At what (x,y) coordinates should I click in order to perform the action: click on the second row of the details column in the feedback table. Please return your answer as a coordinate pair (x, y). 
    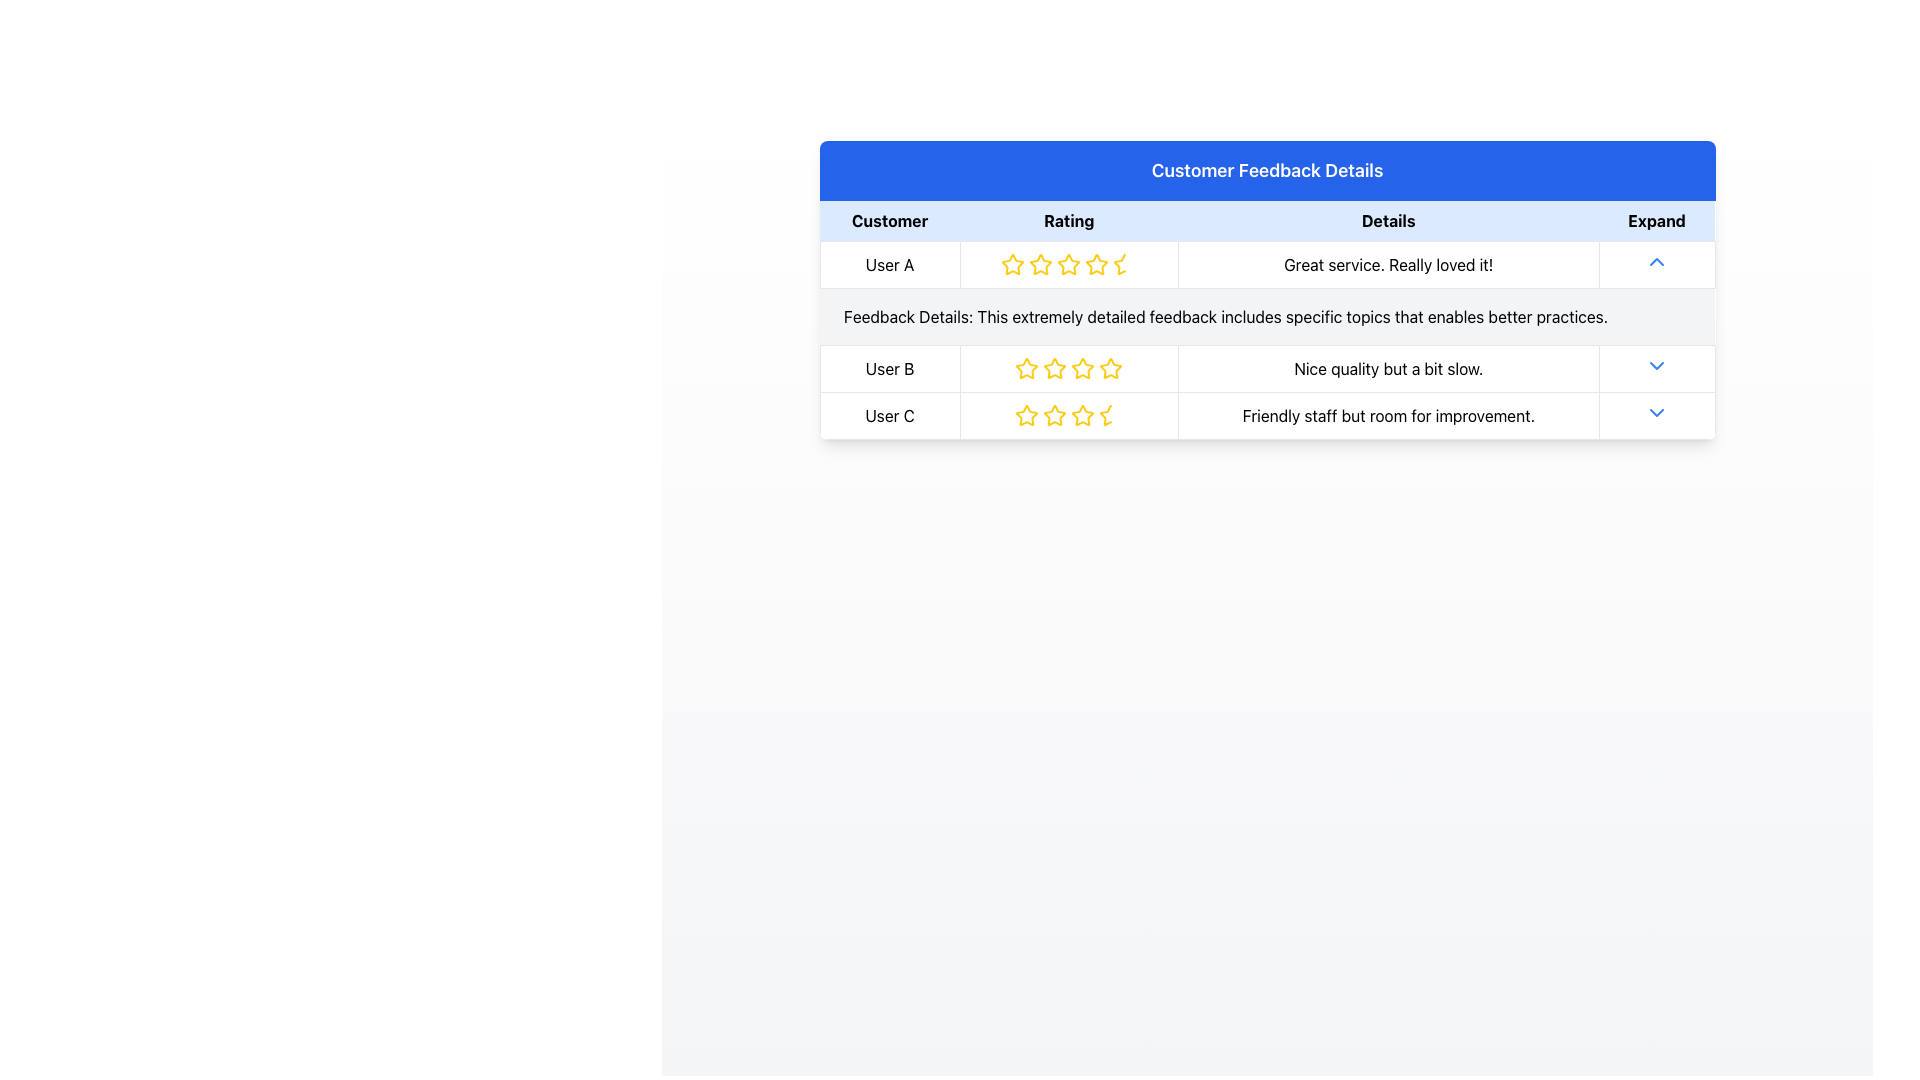
    Looking at the image, I should click on (1266, 339).